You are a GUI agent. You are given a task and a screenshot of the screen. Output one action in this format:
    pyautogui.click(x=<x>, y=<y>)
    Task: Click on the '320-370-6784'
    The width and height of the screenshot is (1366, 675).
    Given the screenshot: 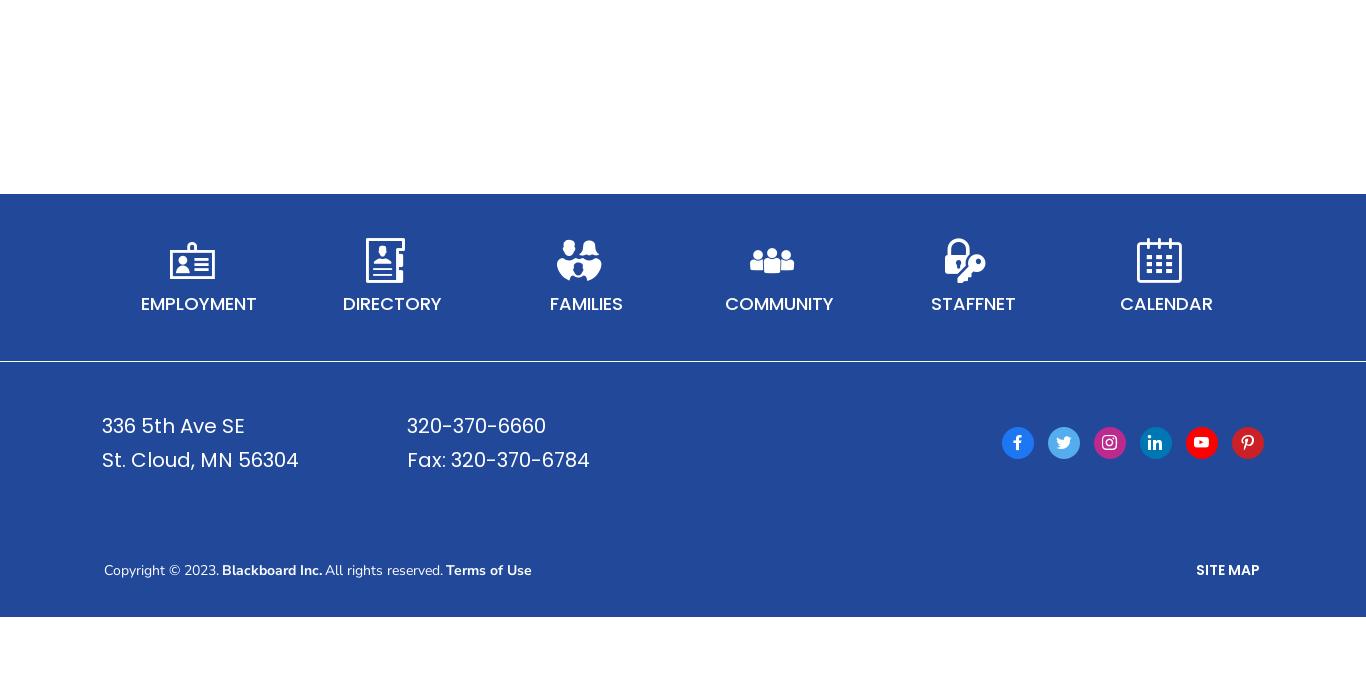 What is the action you would take?
    pyautogui.click(x=520, y=486)
    